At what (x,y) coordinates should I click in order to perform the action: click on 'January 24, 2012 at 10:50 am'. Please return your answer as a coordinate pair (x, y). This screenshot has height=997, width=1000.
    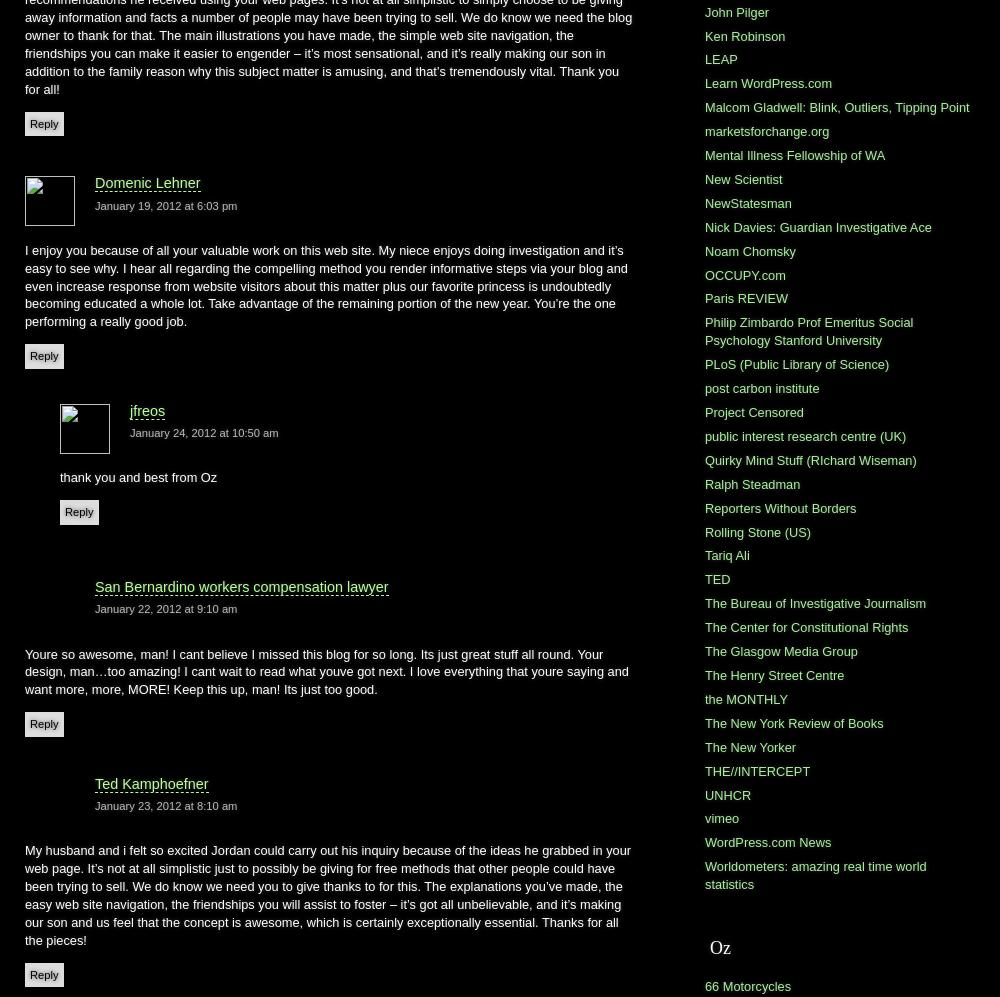
    Looking at the image, I should click on (203, 431).